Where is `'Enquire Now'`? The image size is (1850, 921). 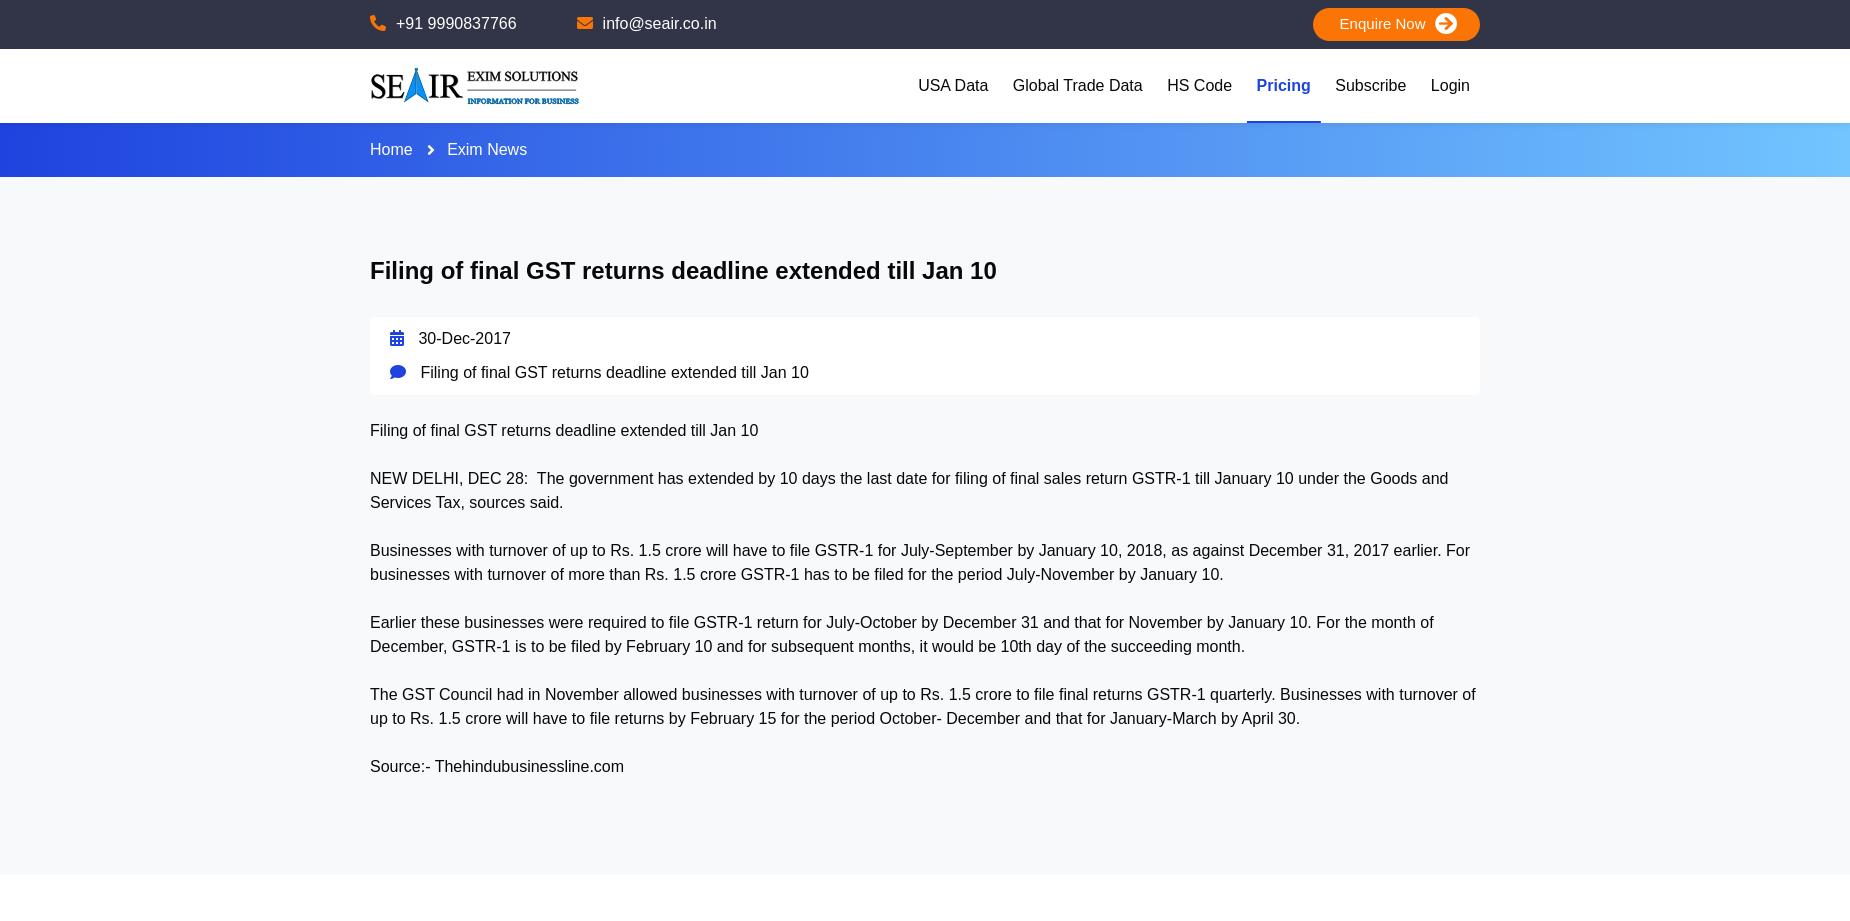 'Enquire Now' is located at coordinates (1321, 23).